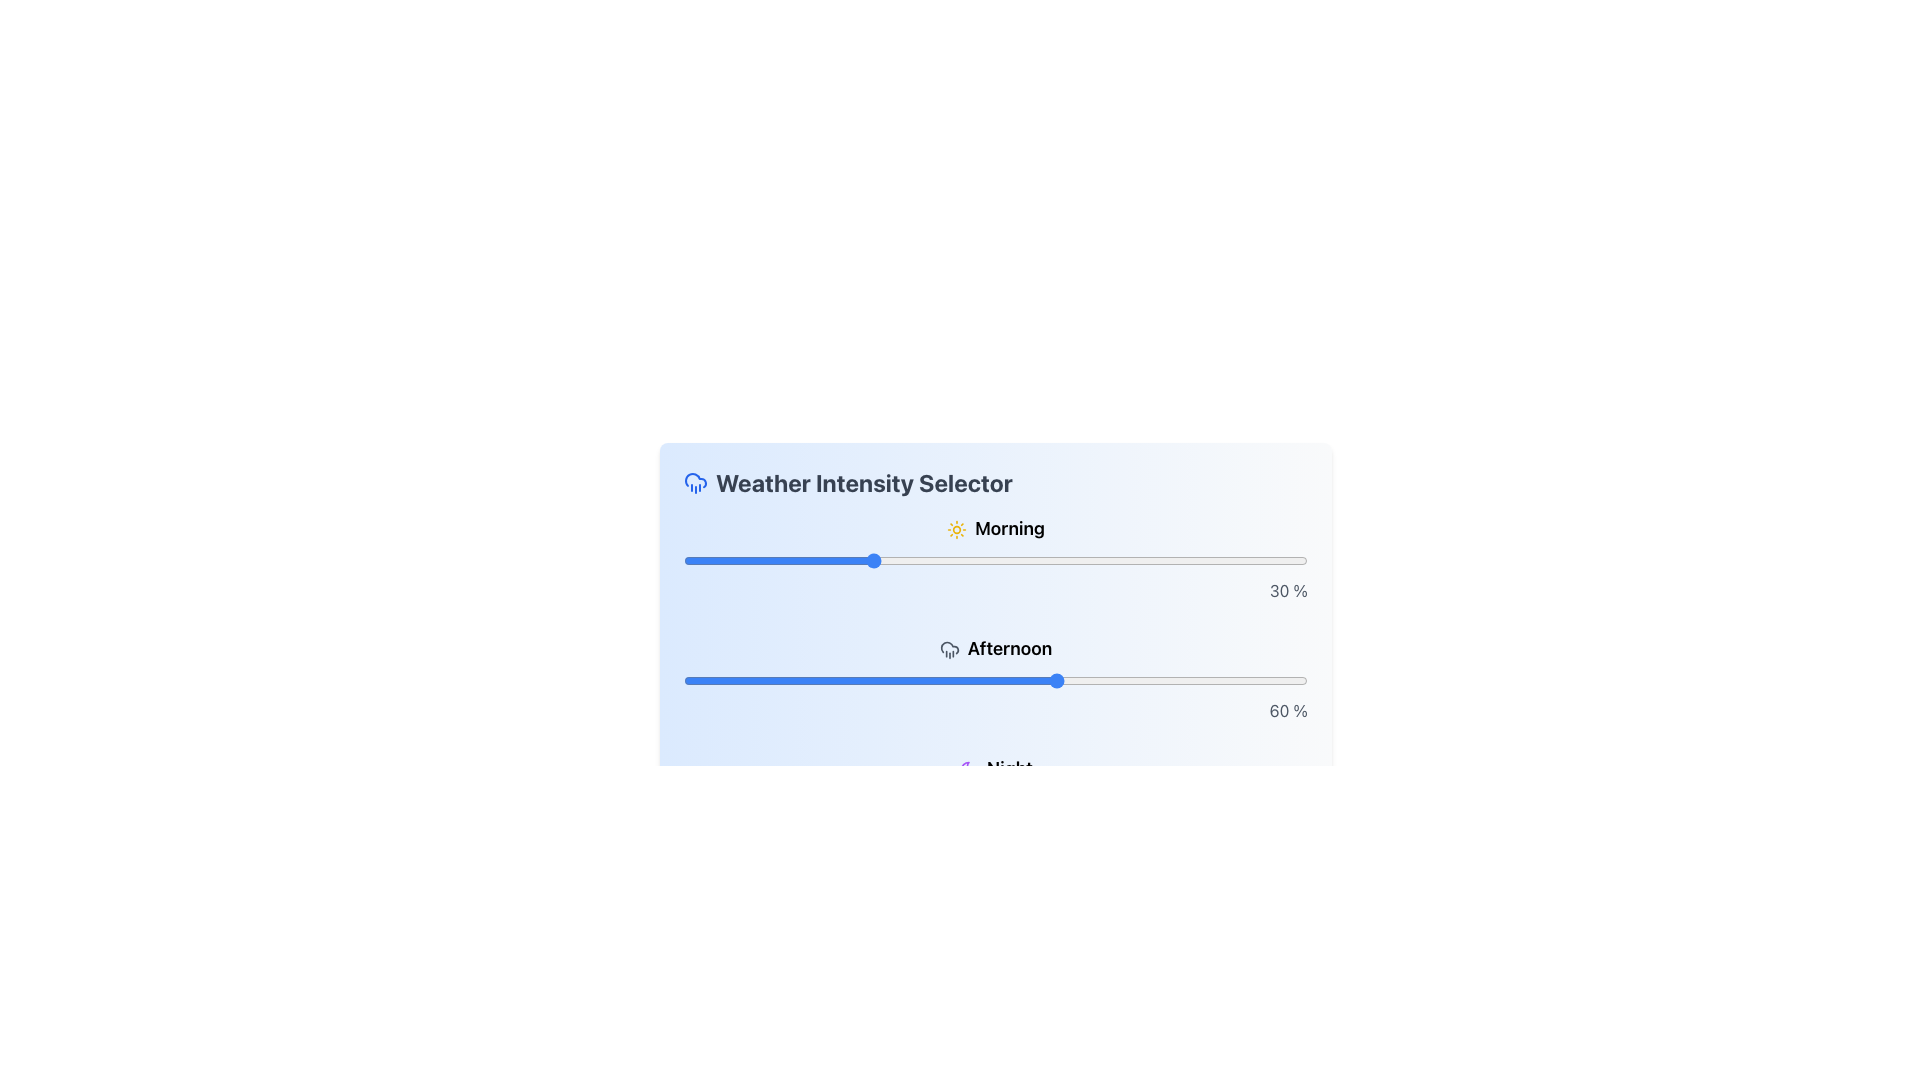 Image resolution: width=1920 pixels, height=1080 pixels. What do you see at coordinates (726, 560) in the screenshot?
I see `the morning weather intensity` at bounding box center [726, 560].